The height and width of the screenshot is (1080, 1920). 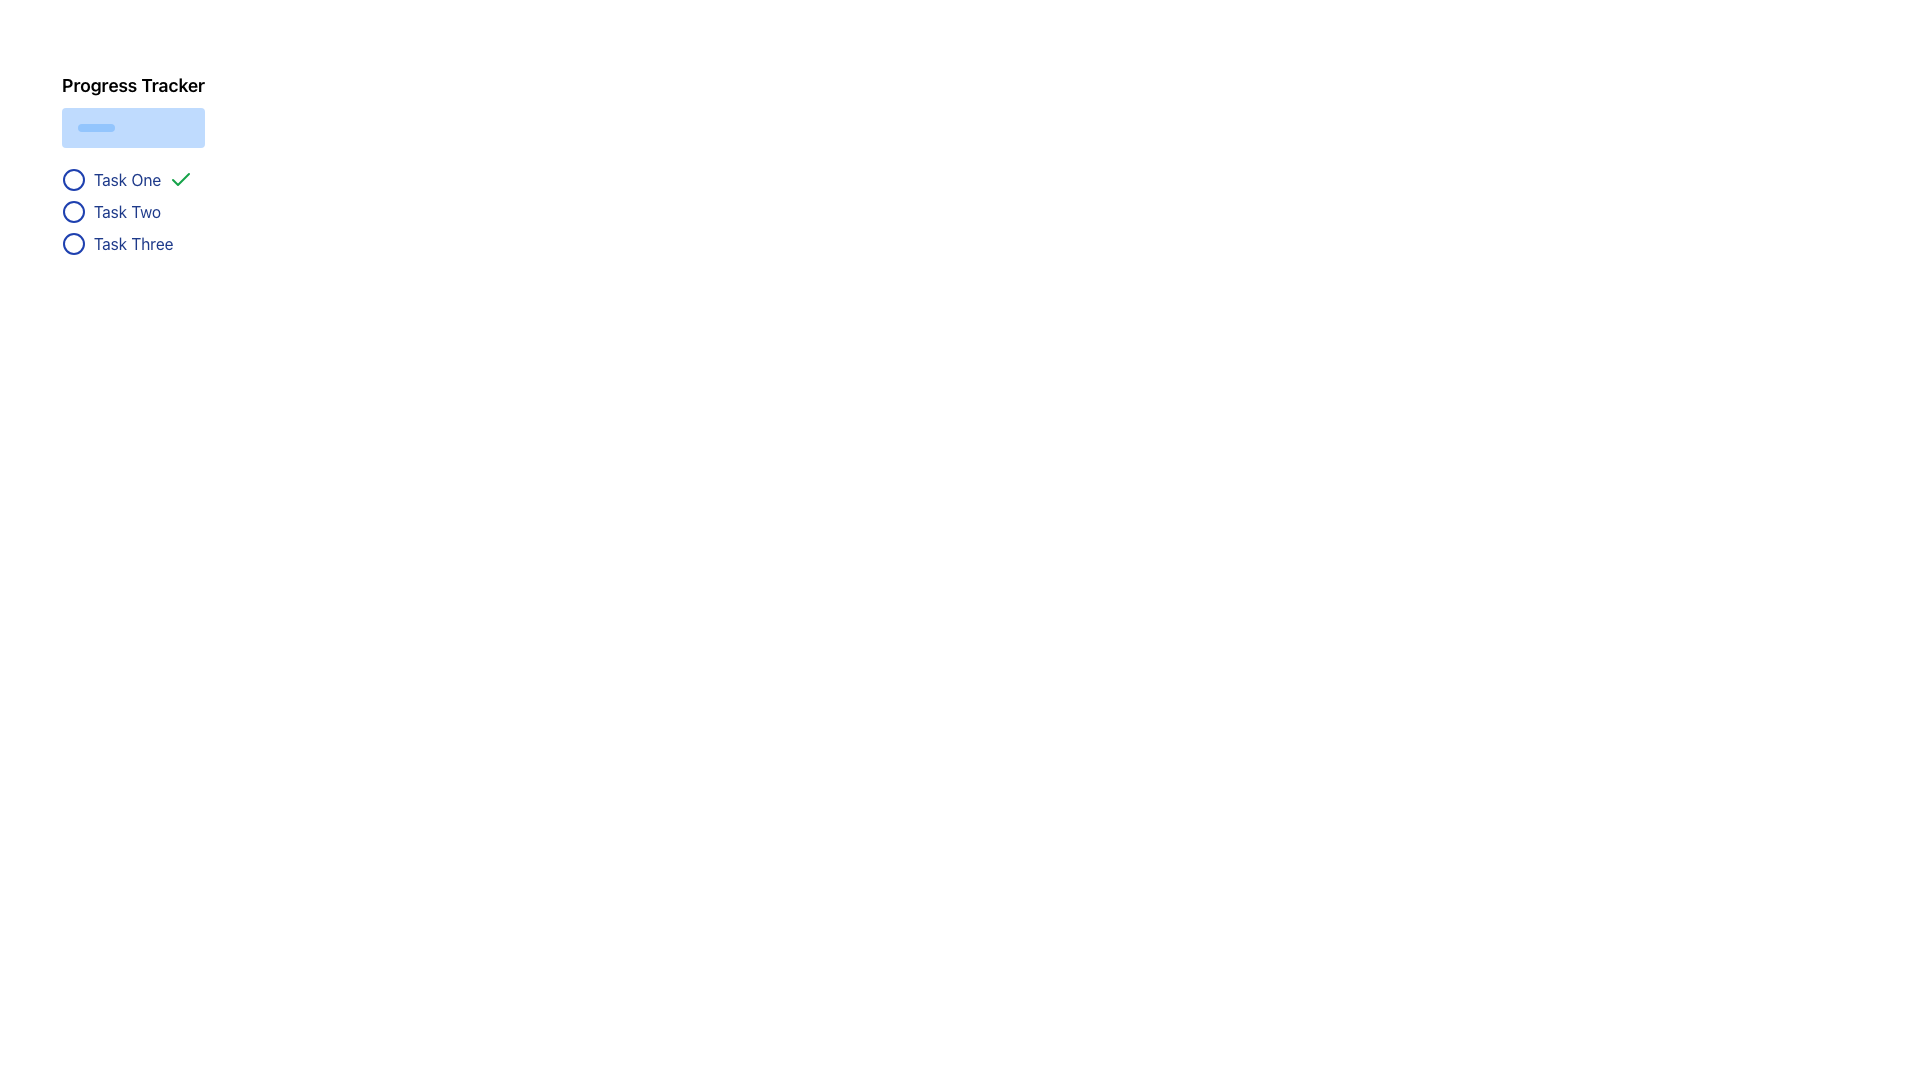 I want to click on the circular icon with a blue outline and white fill located to the left of the label 'Task Two', so click(x=73, y=212).